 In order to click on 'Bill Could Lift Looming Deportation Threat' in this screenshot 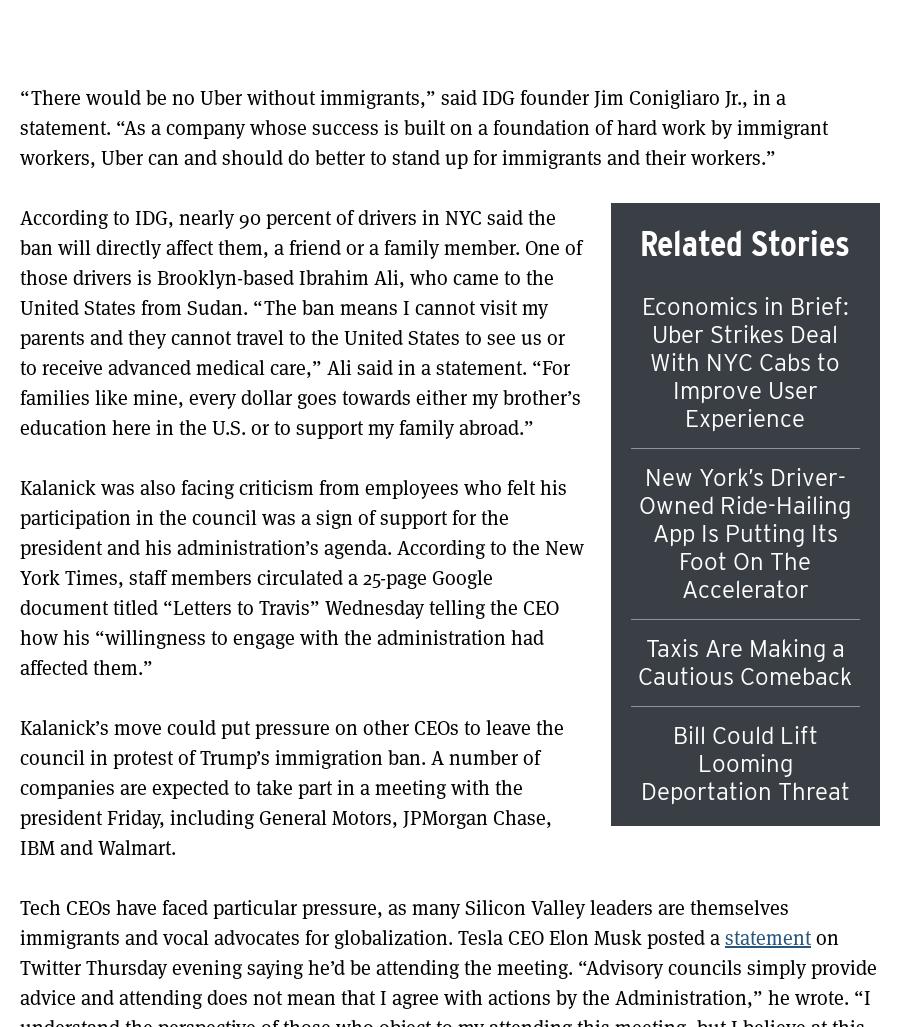, I will do `click(743, 762)`.